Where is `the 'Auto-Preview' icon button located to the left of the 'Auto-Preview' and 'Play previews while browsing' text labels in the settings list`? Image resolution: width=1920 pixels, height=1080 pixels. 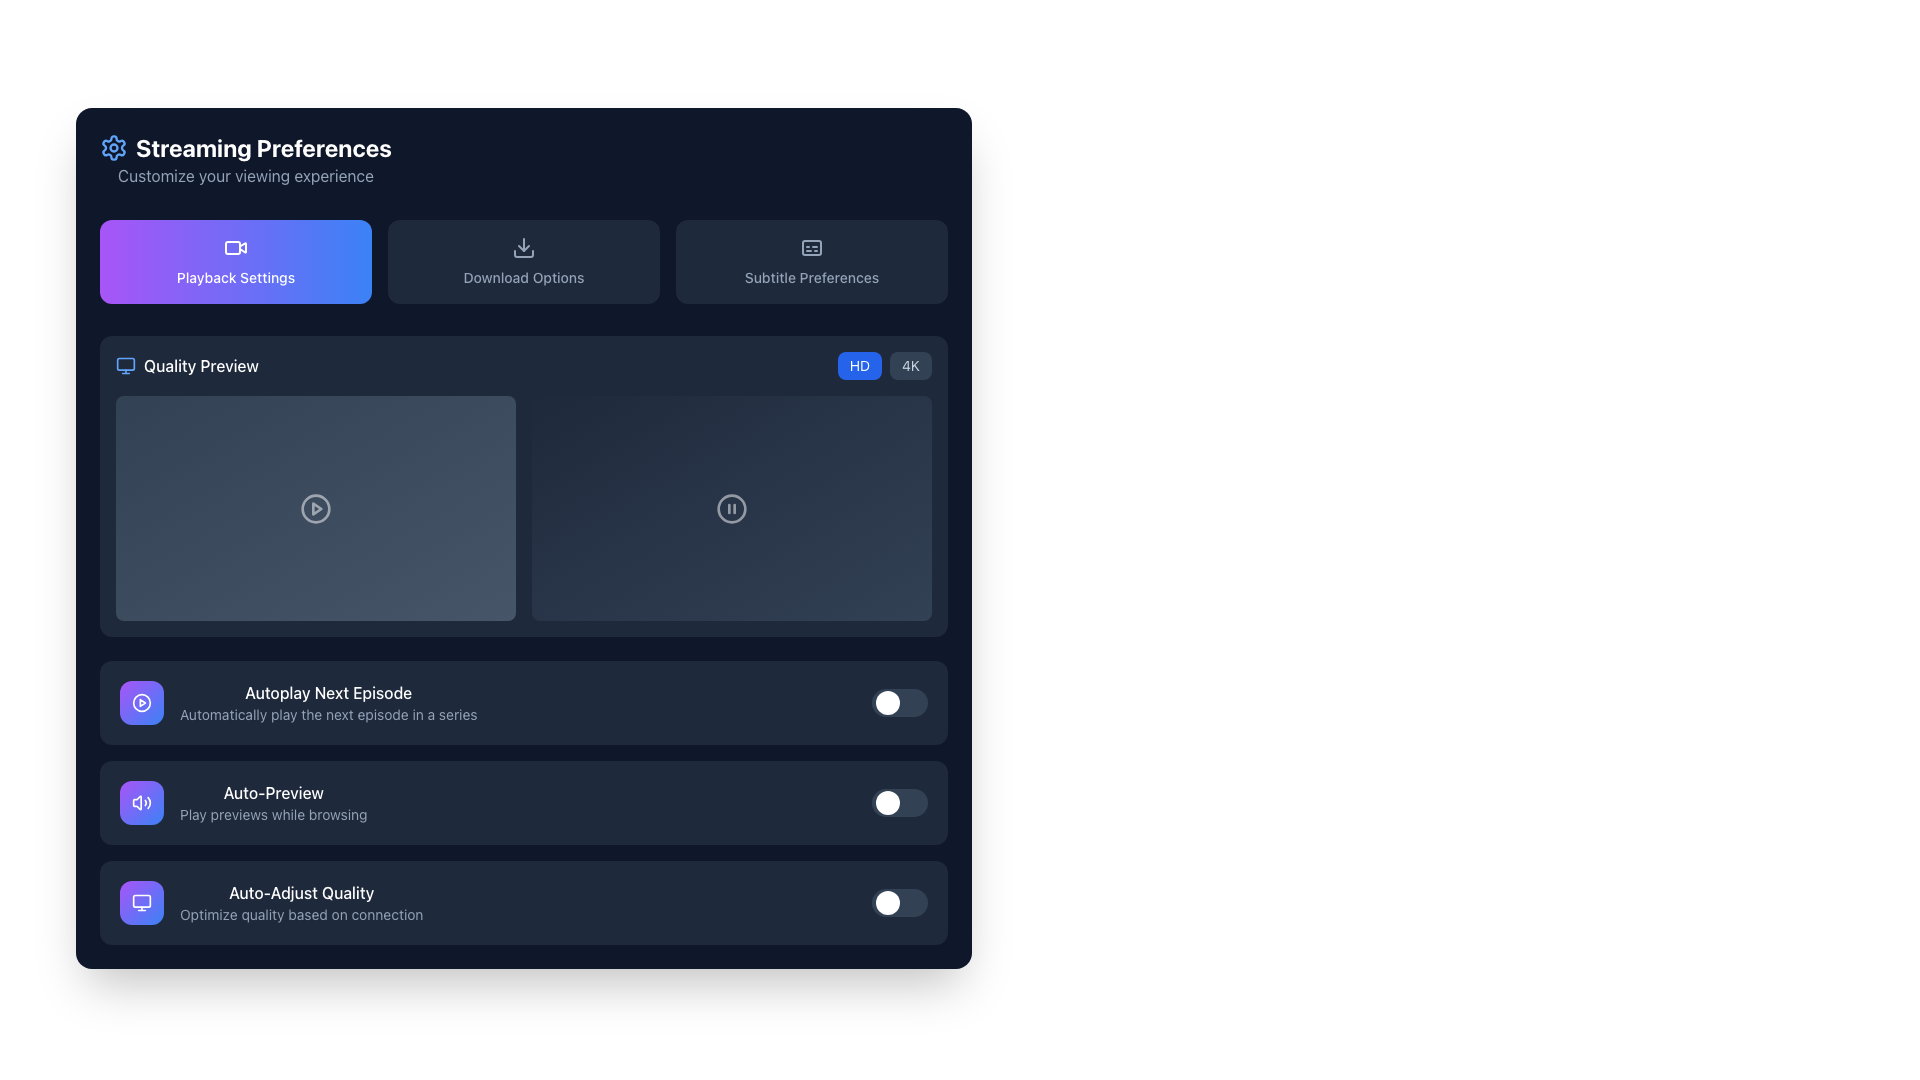 the 'Auto-Preview' icon button located to the left of the 'Auto-Preview' and 'Play previews while browsing' text labels in the settings list is located at coordinates (141, 801).